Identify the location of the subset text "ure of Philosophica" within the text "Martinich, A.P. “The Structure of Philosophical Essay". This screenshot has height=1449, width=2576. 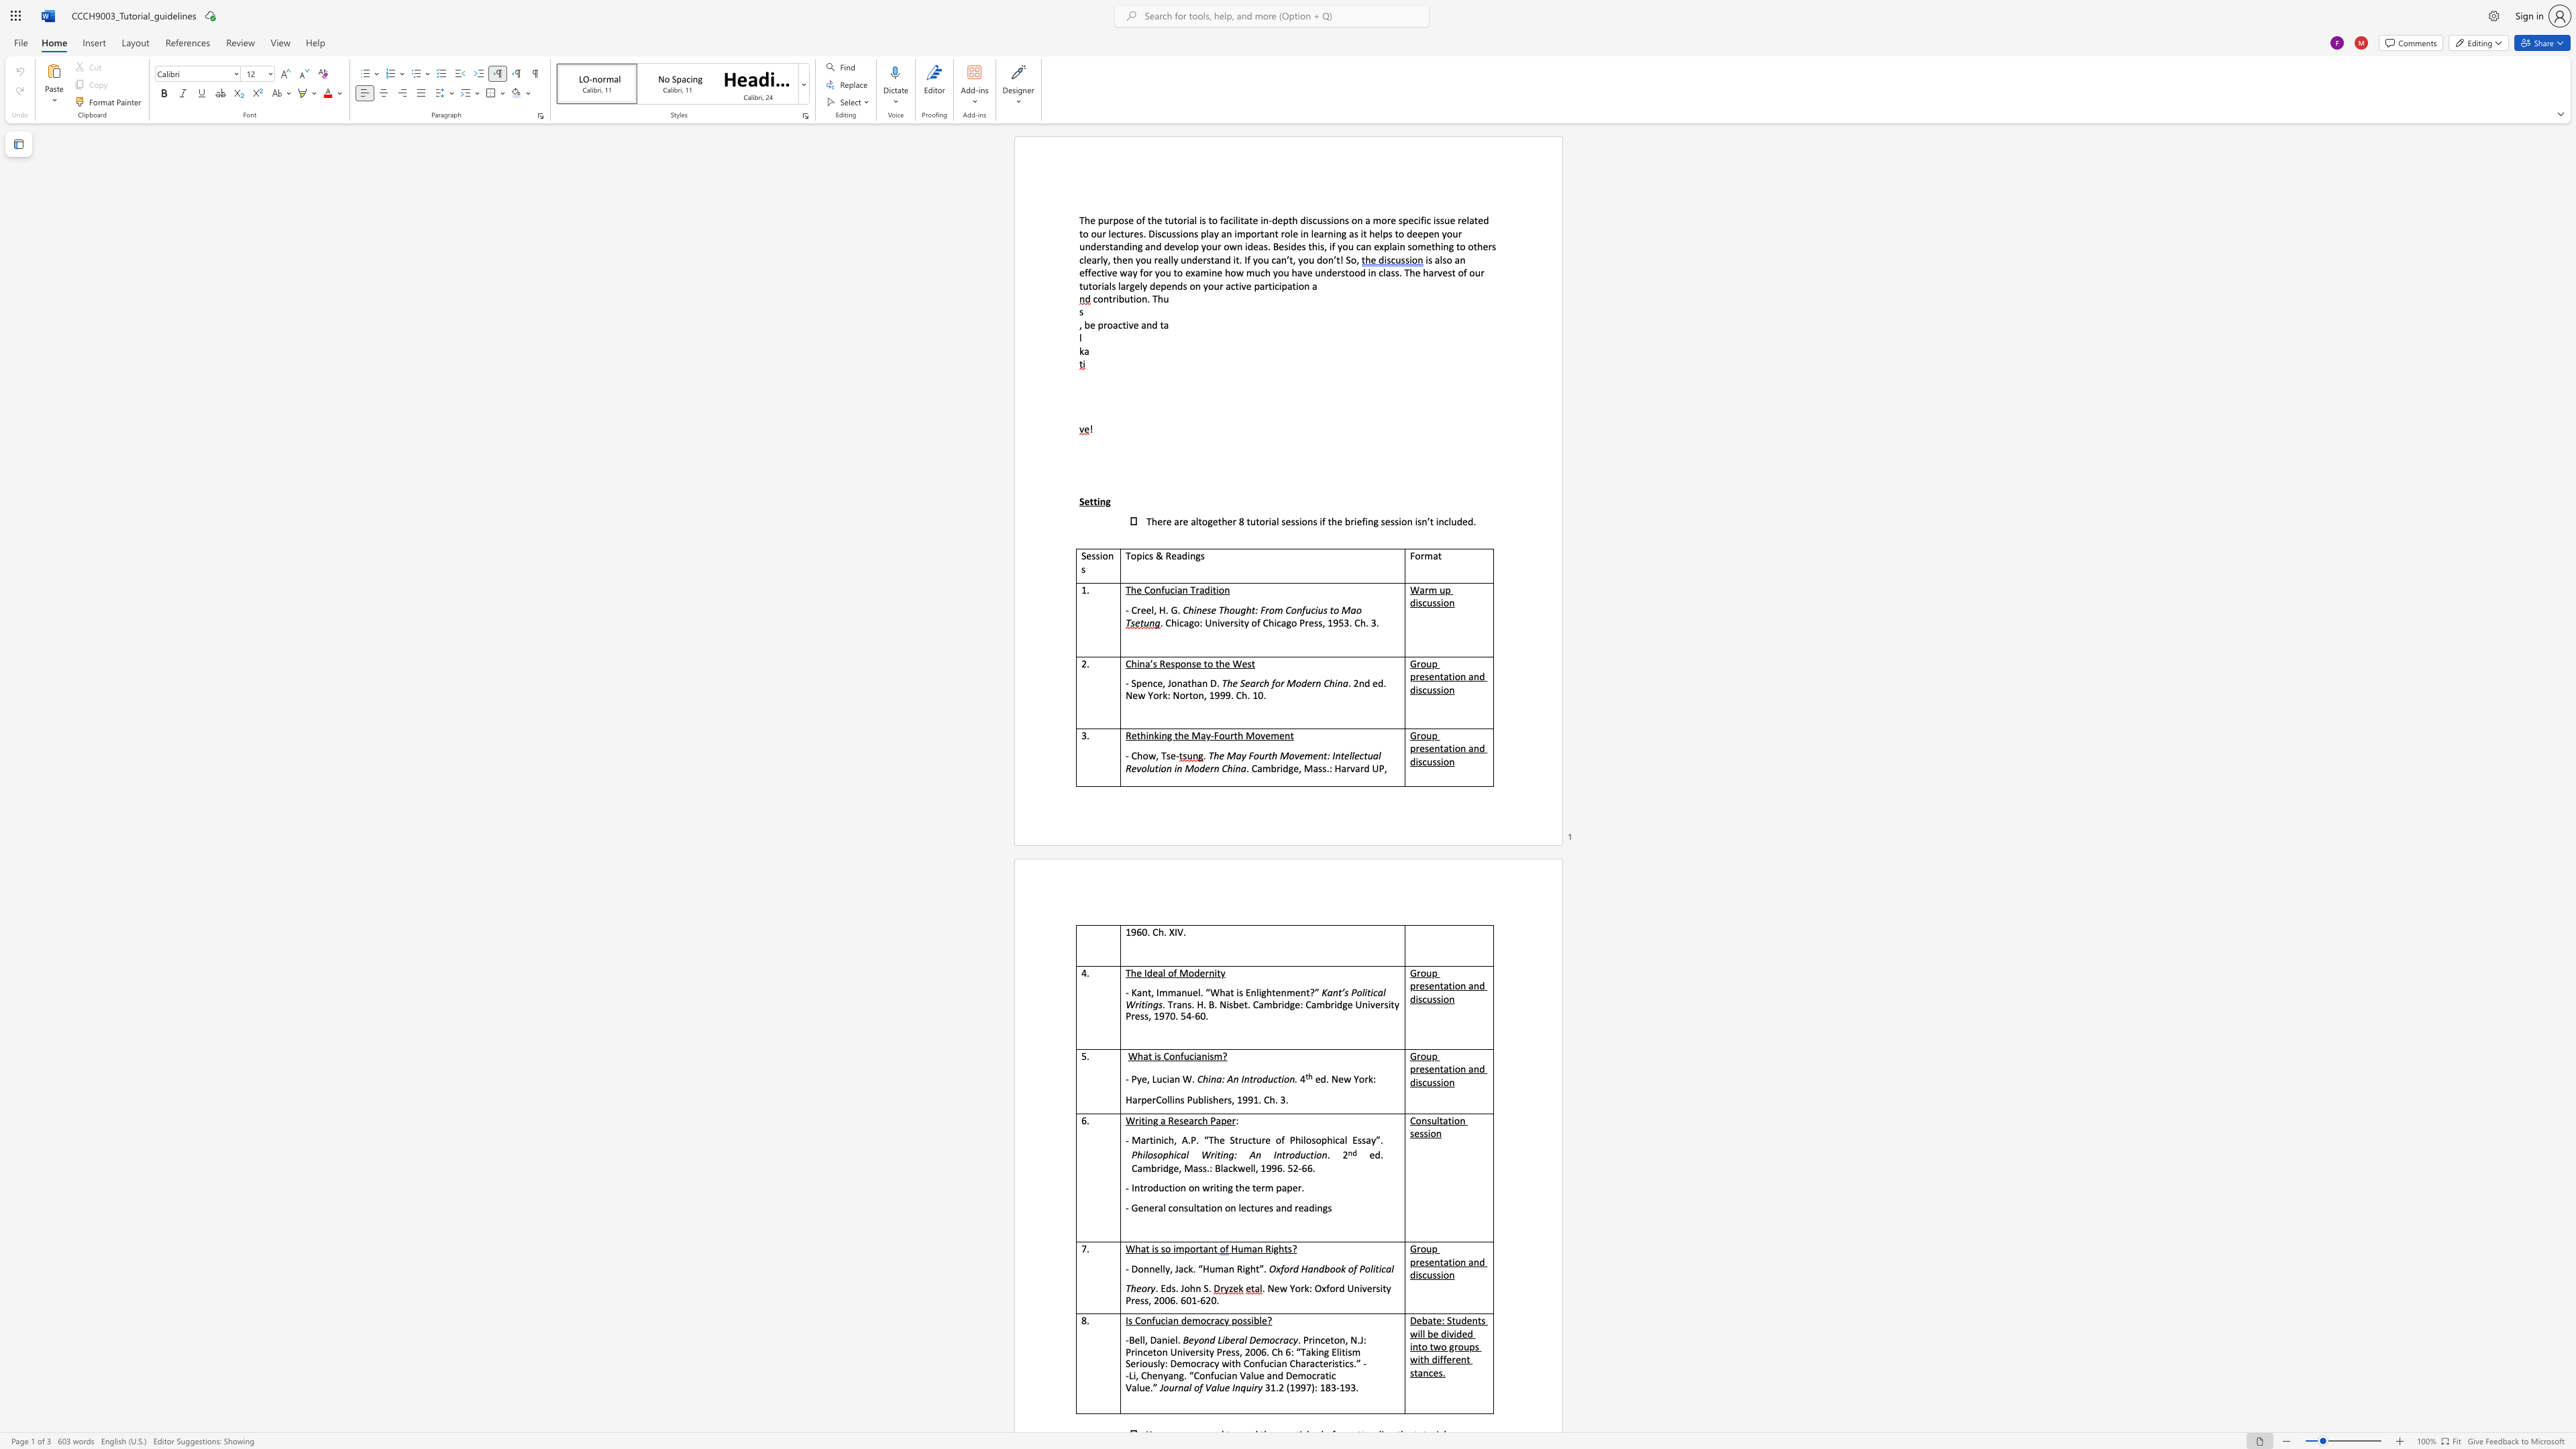
(1254, 1138).